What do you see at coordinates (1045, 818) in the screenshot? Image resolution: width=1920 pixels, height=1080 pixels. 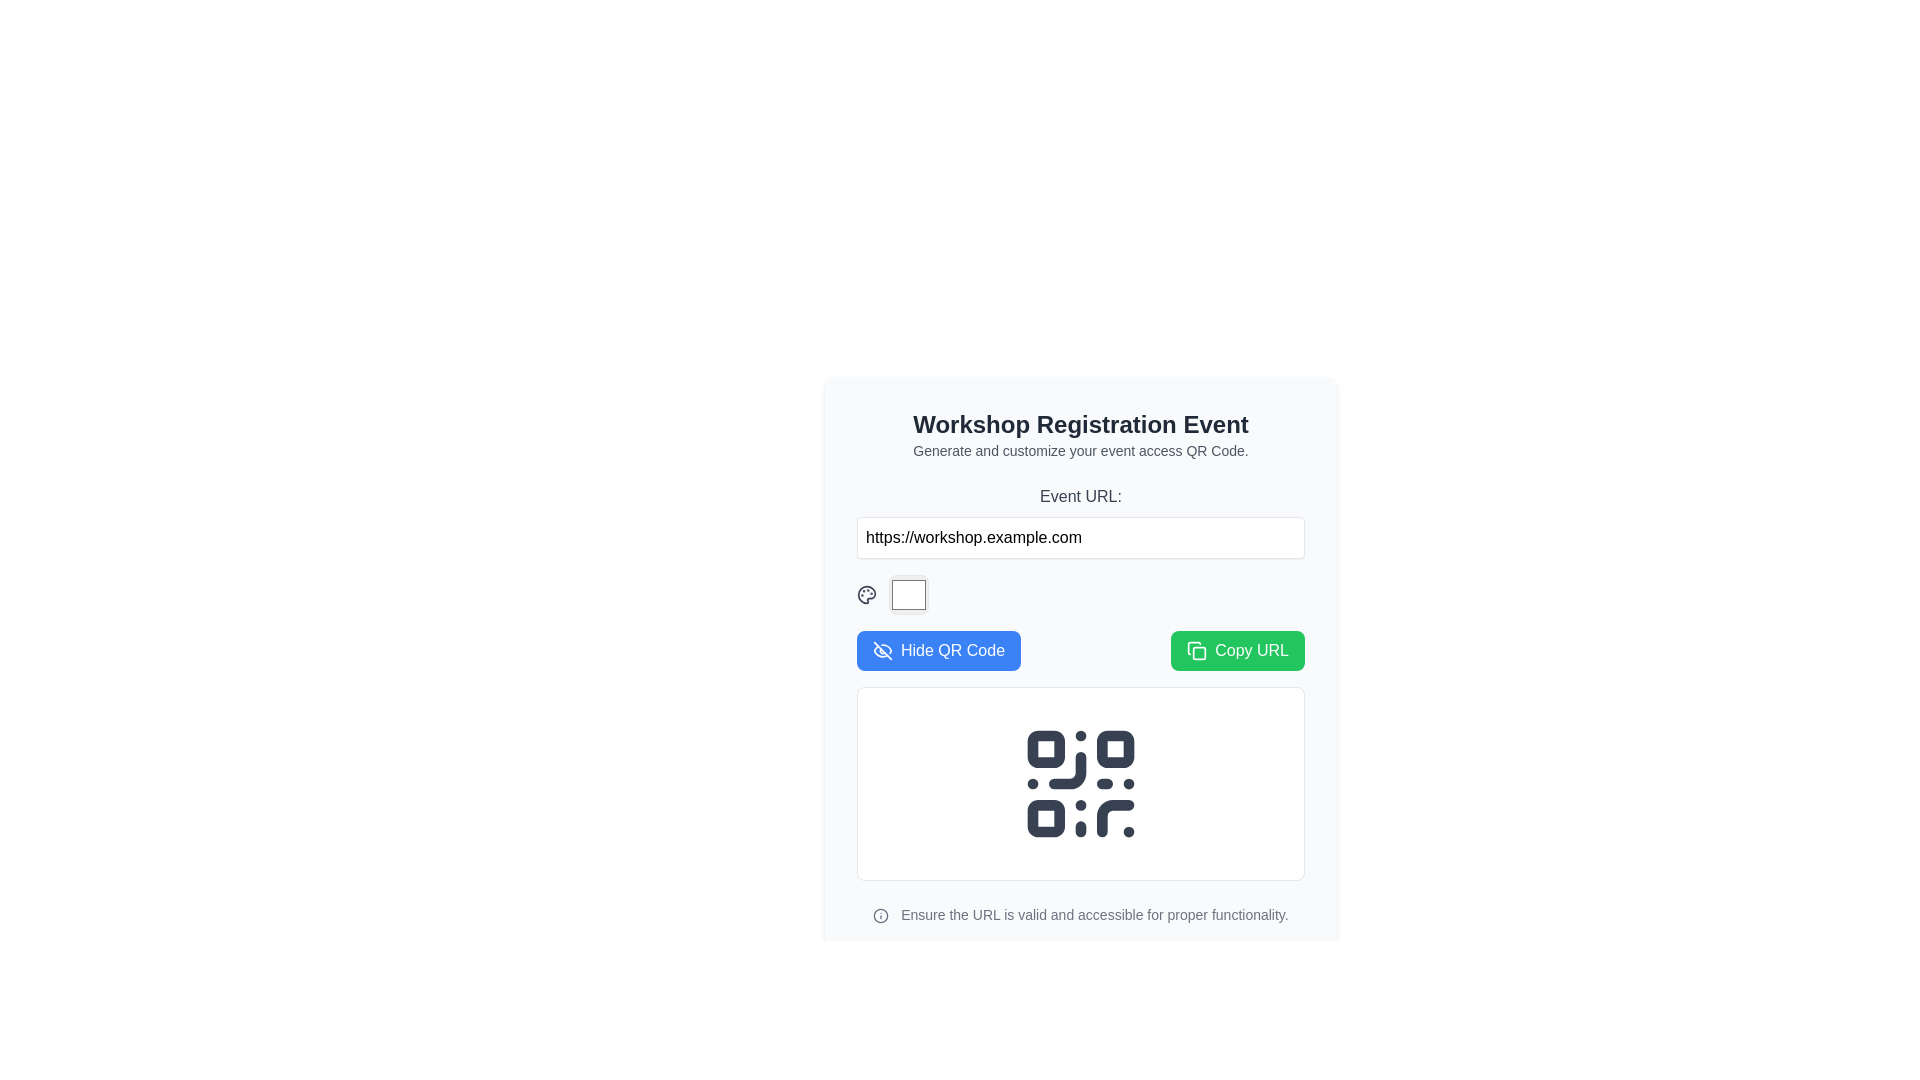 I see `the small dark-colored square with rounded corners located in the bottom-left quadrant of the QR code` at bounding box center [1045, 818].